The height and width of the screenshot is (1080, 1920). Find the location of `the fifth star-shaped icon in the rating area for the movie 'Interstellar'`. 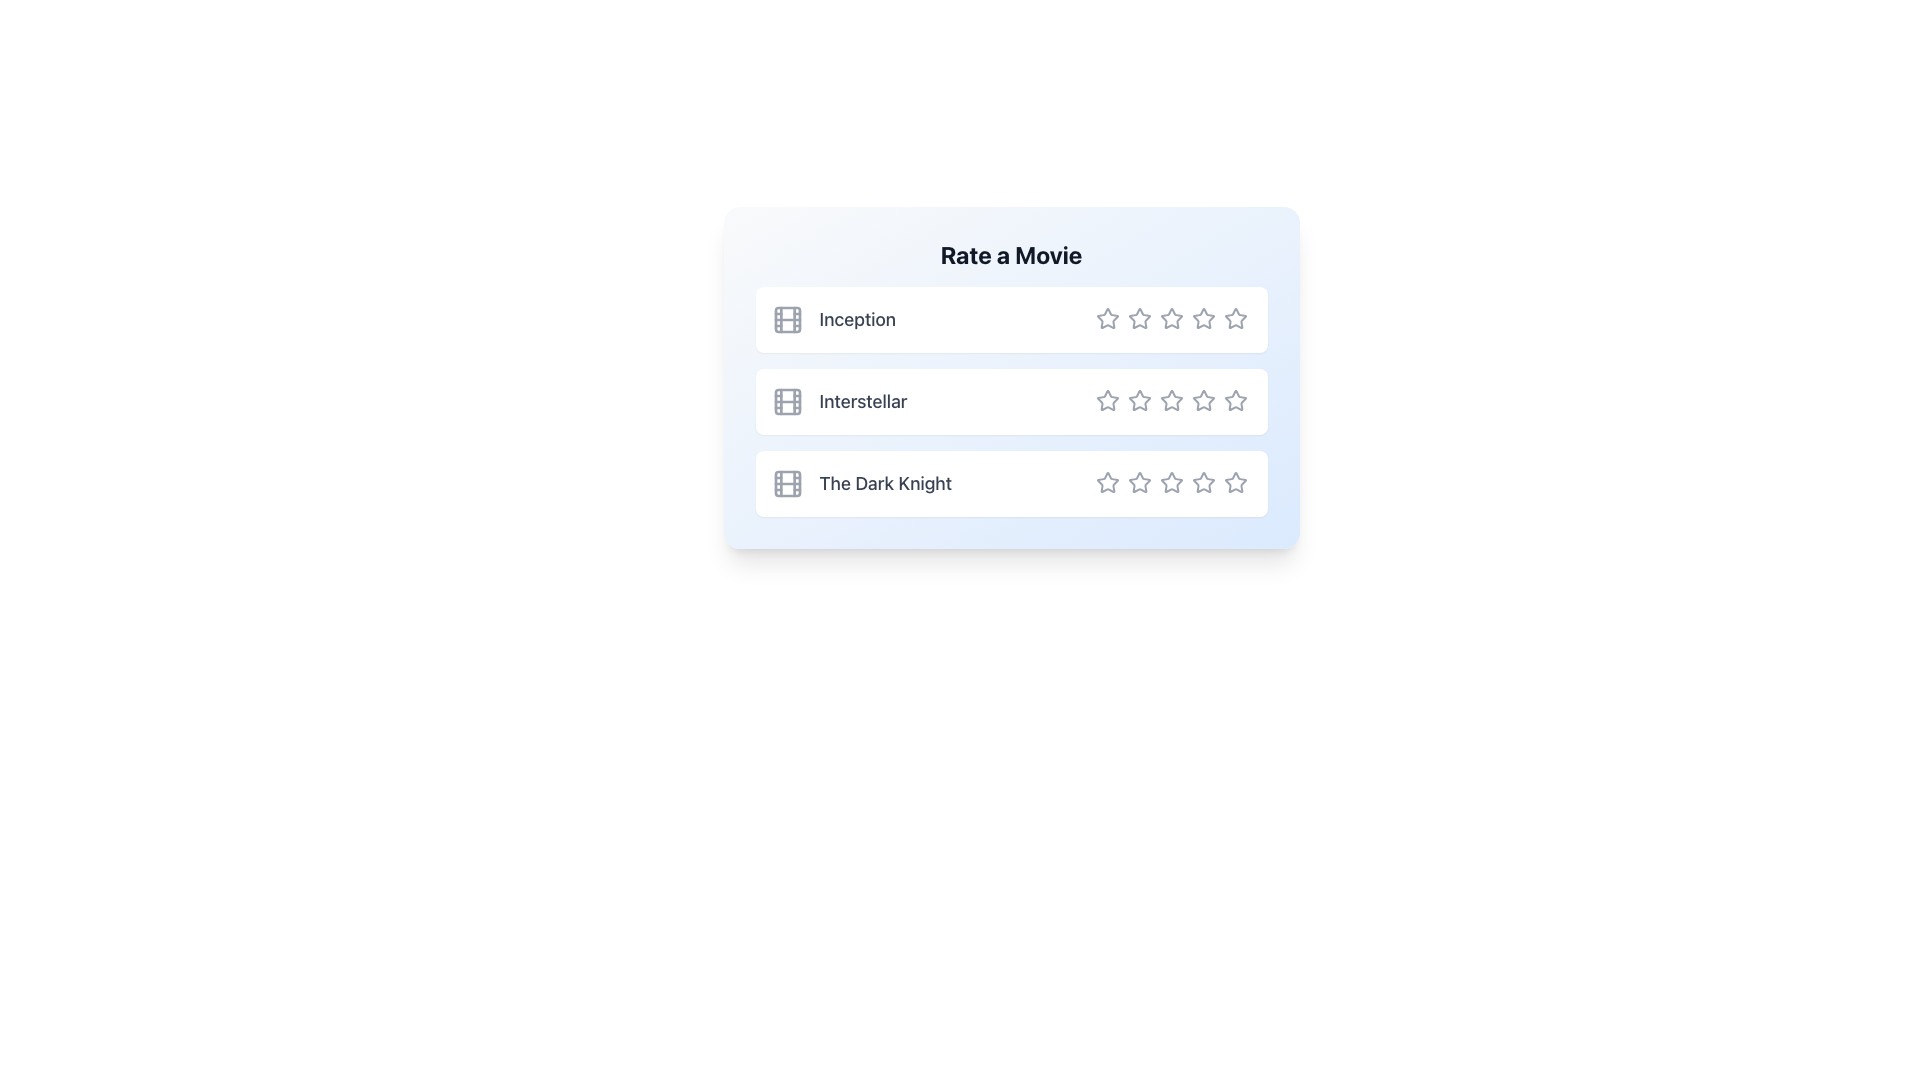

the fifth star-shaped icon in the rating area for the movie 'Interstellar' is located at coordinates (1234, 401).